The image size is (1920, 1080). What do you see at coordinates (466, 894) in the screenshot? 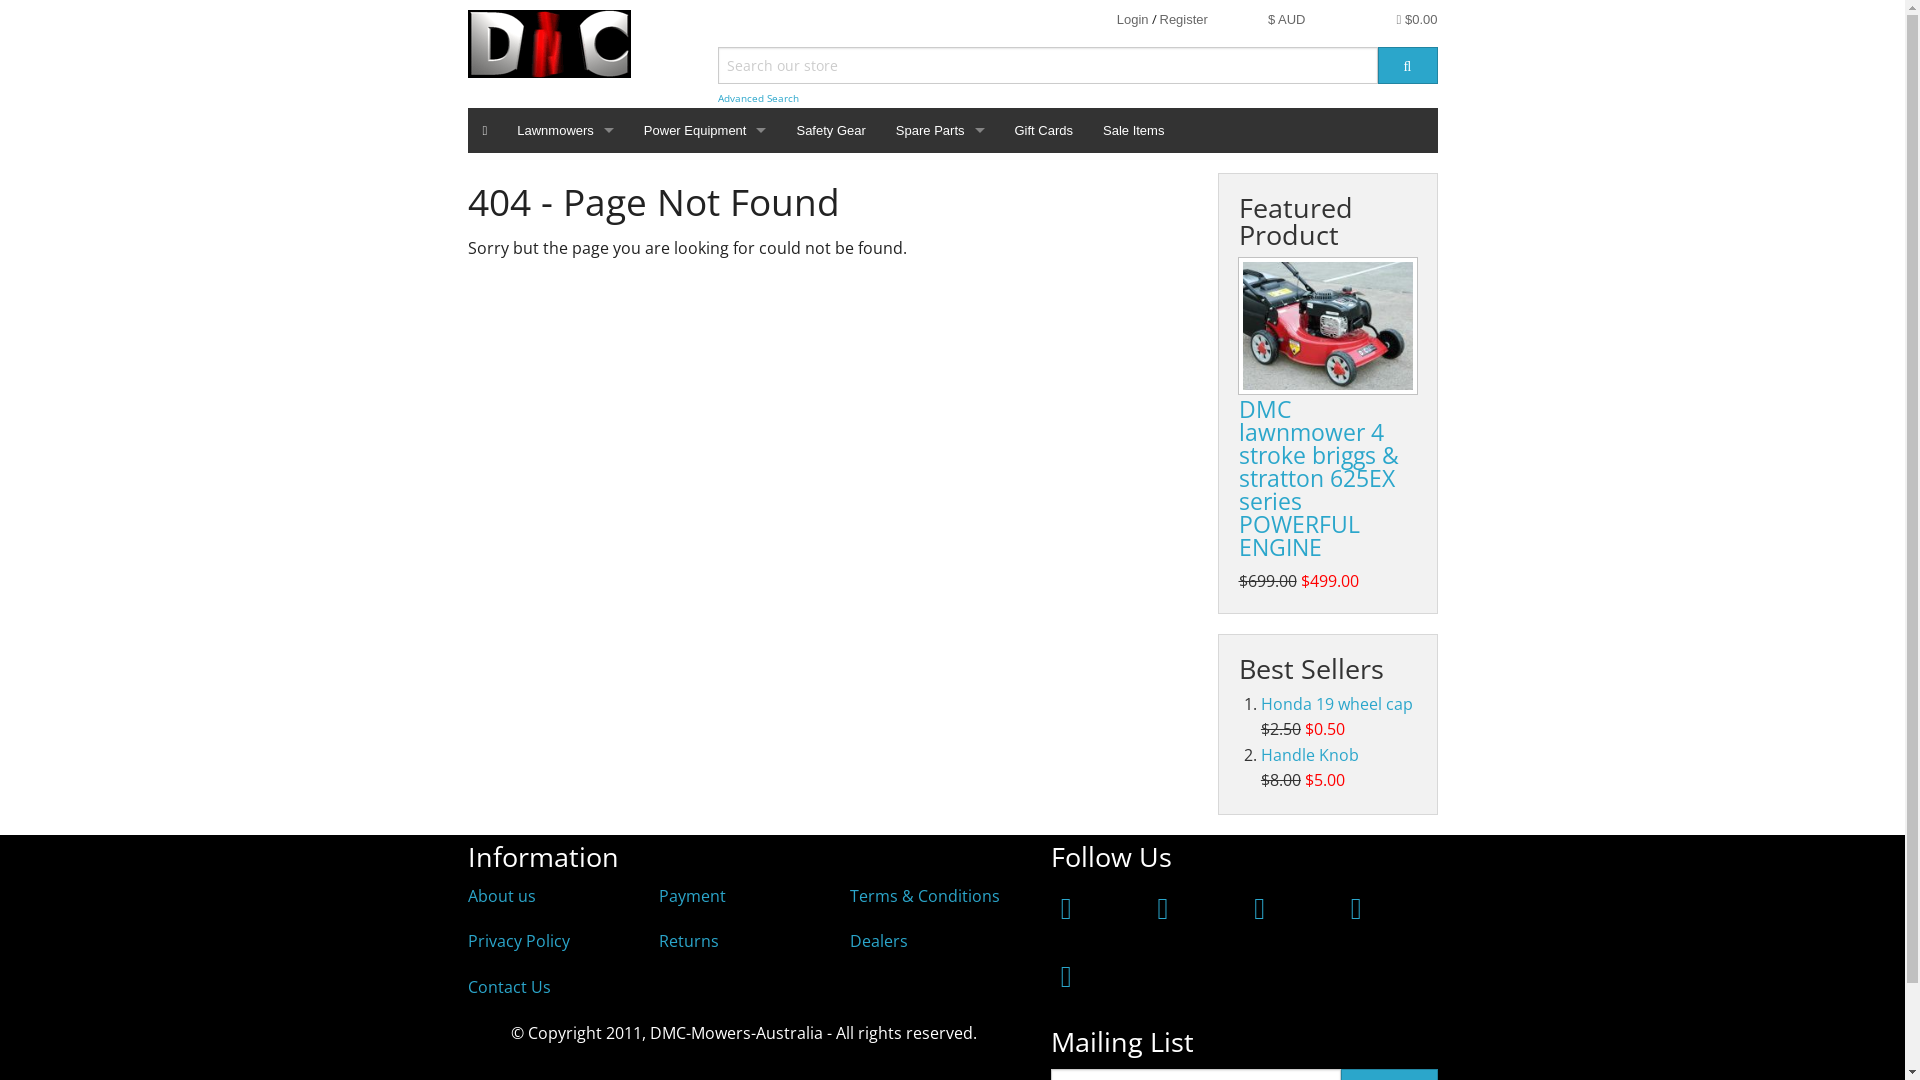
I see `'About us'` at bounding box center [466, 894].